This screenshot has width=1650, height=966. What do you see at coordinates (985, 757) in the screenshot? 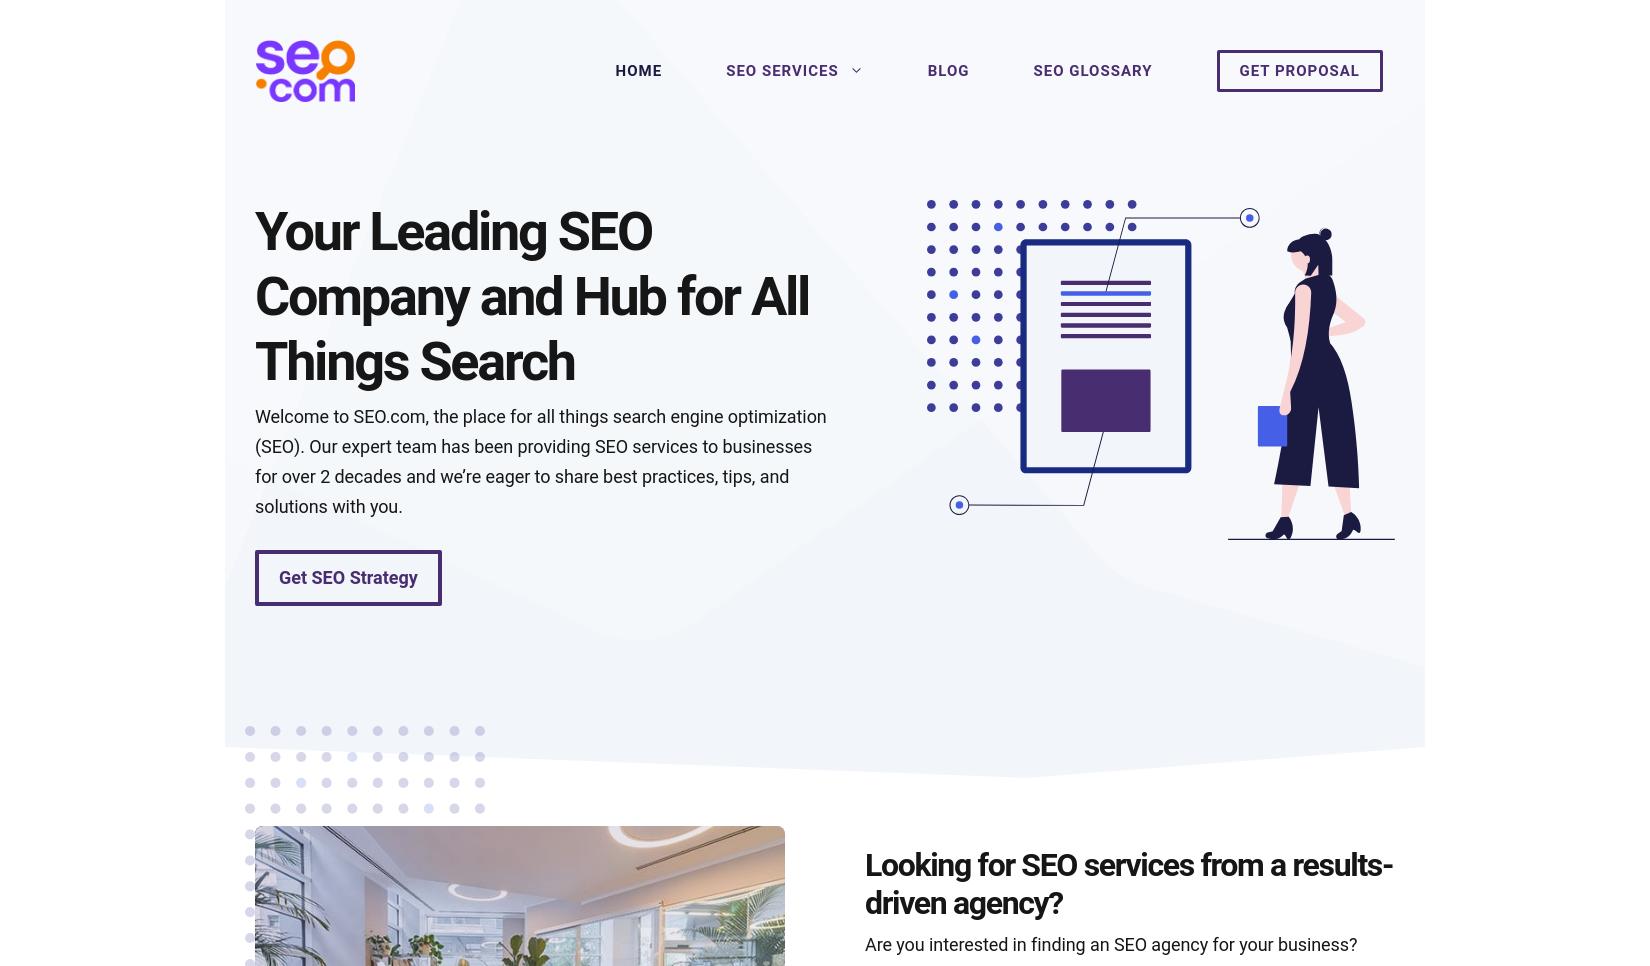
I see `'How to build a keyword list'` at bounding box center [985, 757].